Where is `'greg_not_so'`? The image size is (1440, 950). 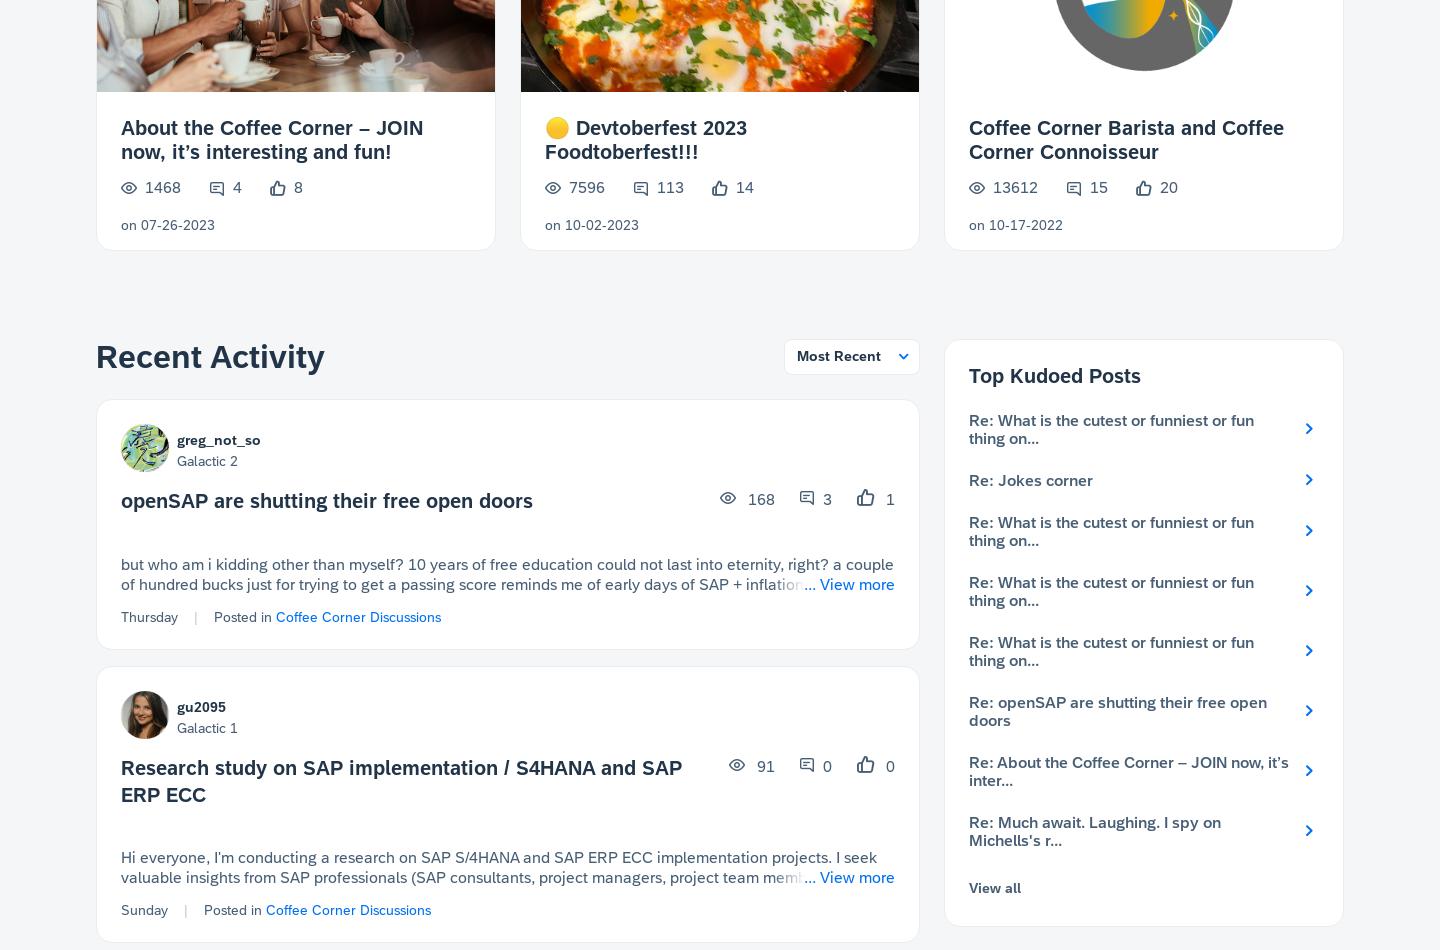 'greg_not_so' is located at coordinates (219, 439).